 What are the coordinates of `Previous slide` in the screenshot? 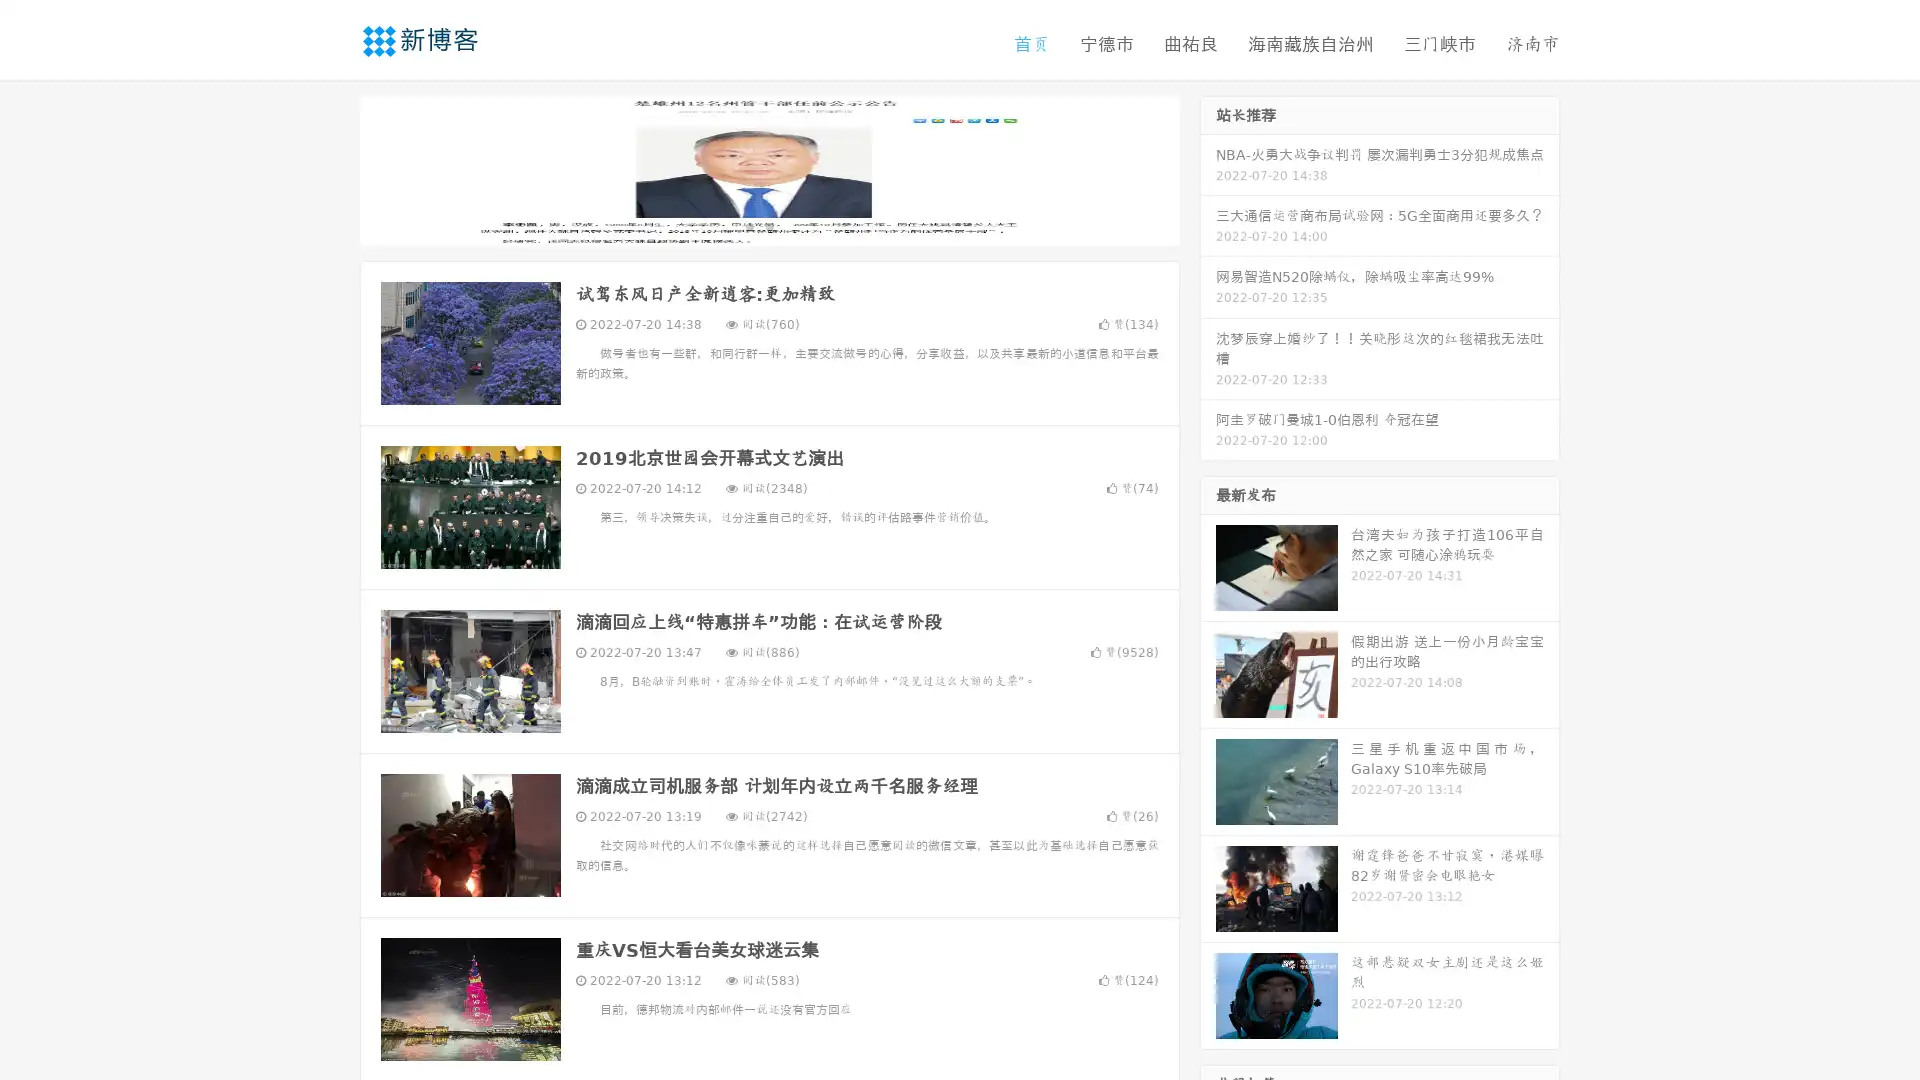 It's located at (330, 168).